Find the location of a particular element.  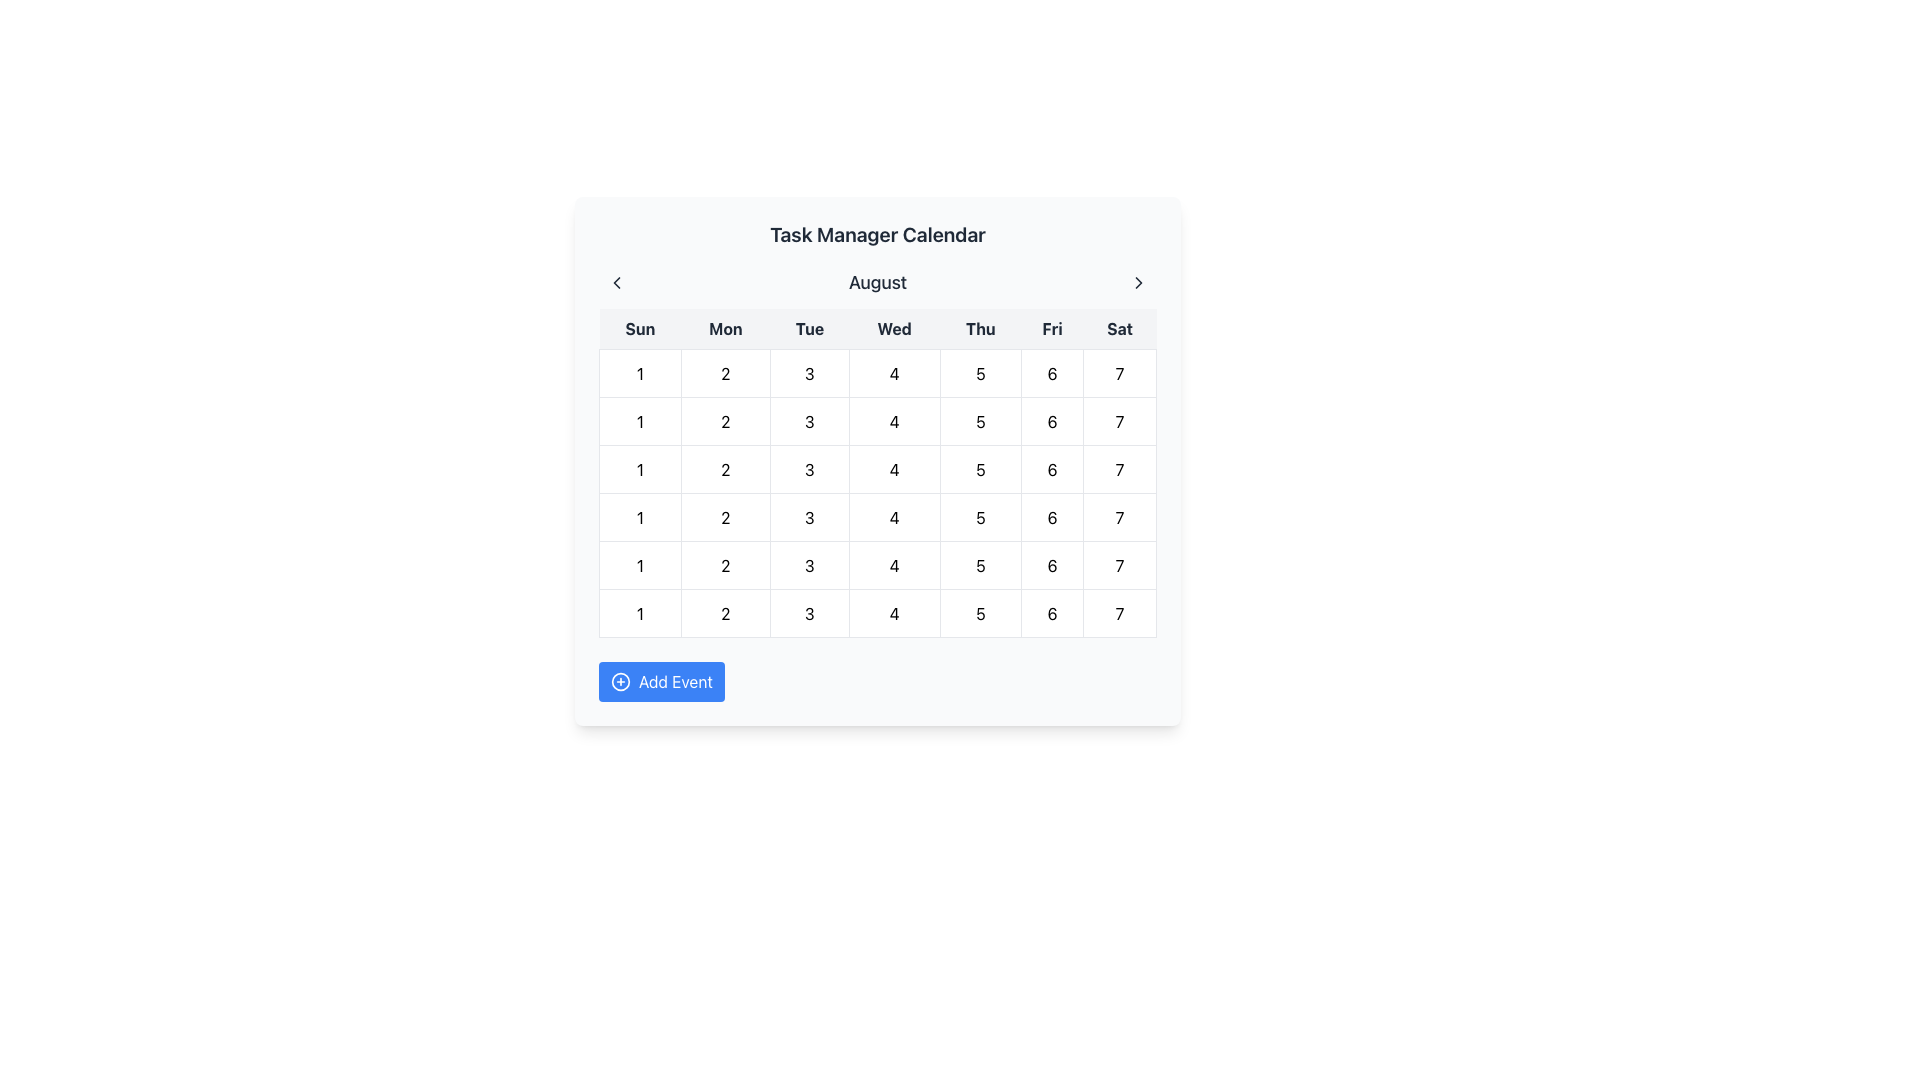

the centered number '2' in the calendar grid, located in the second column under the 'Tue' header is located at coordinates (724, 516).